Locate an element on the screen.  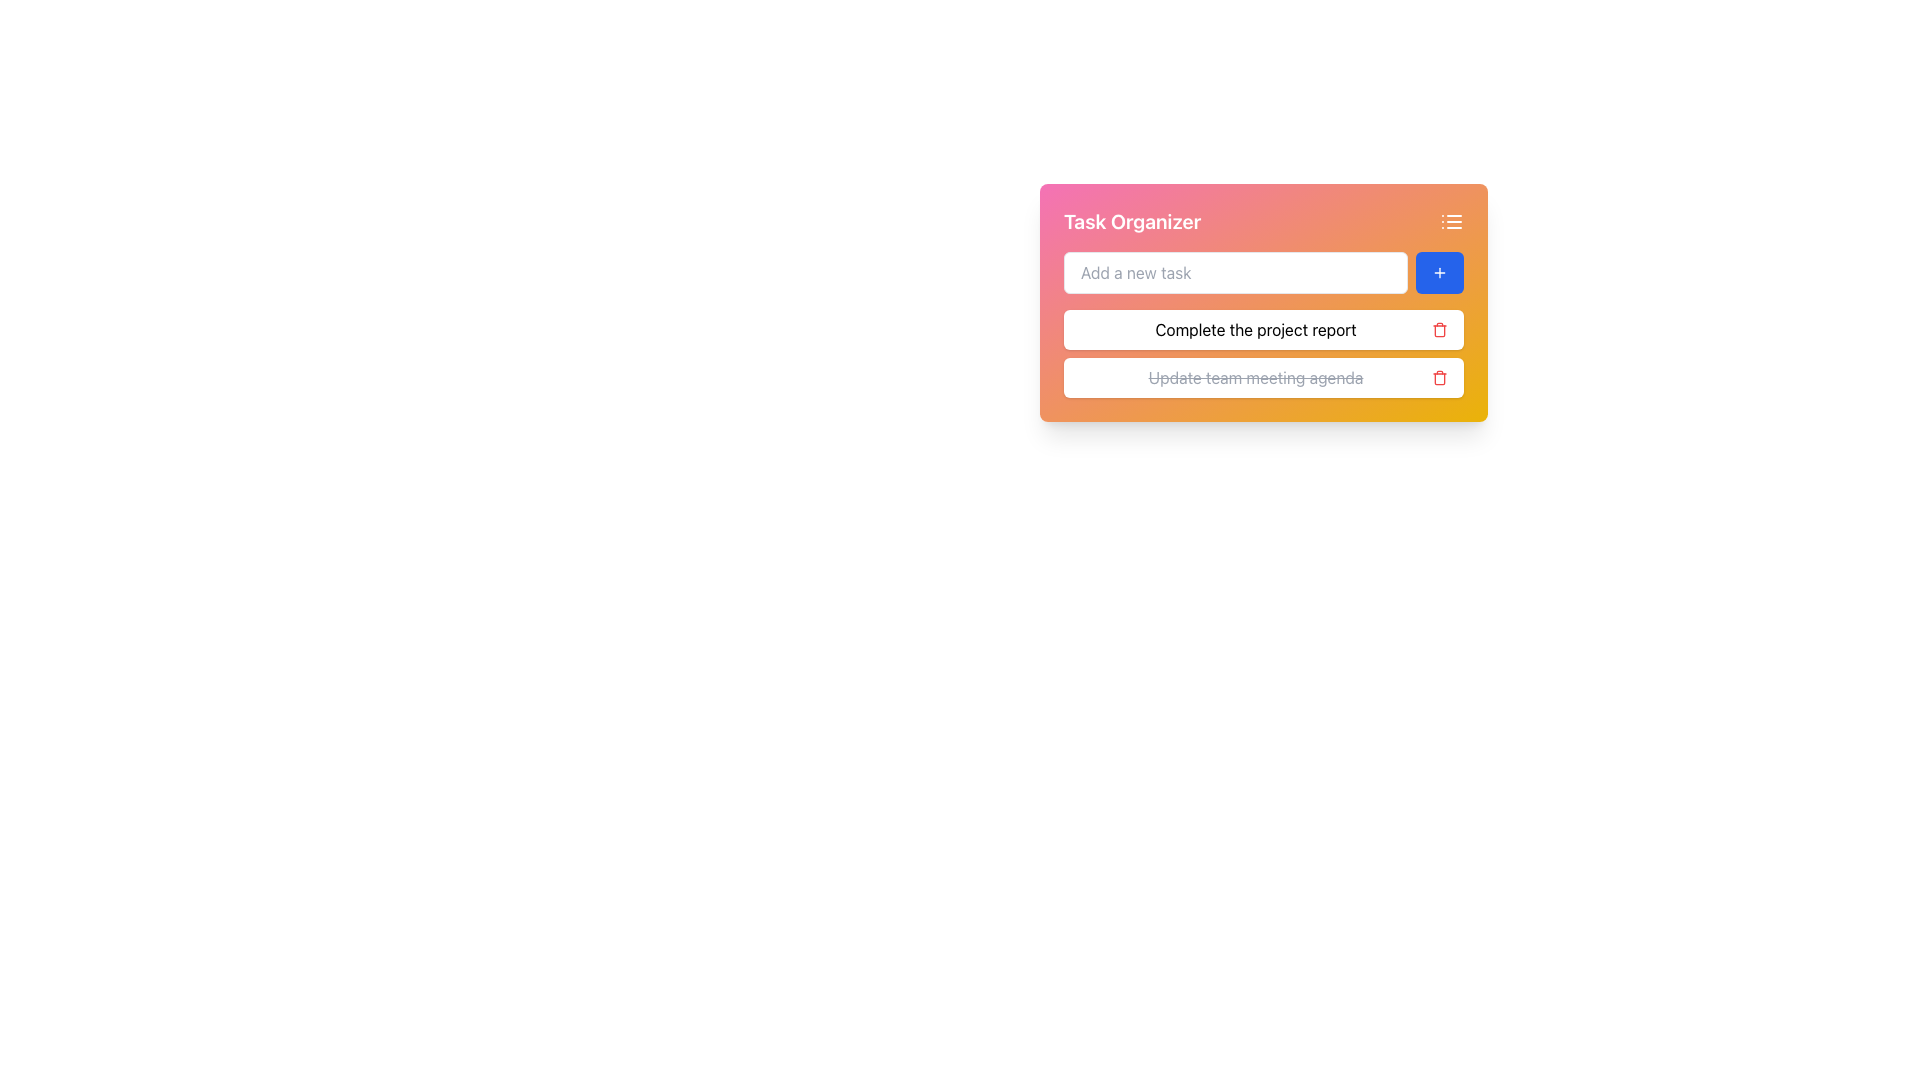
the text of the first task item in the to-do list is located at coordinates (1262, 329).